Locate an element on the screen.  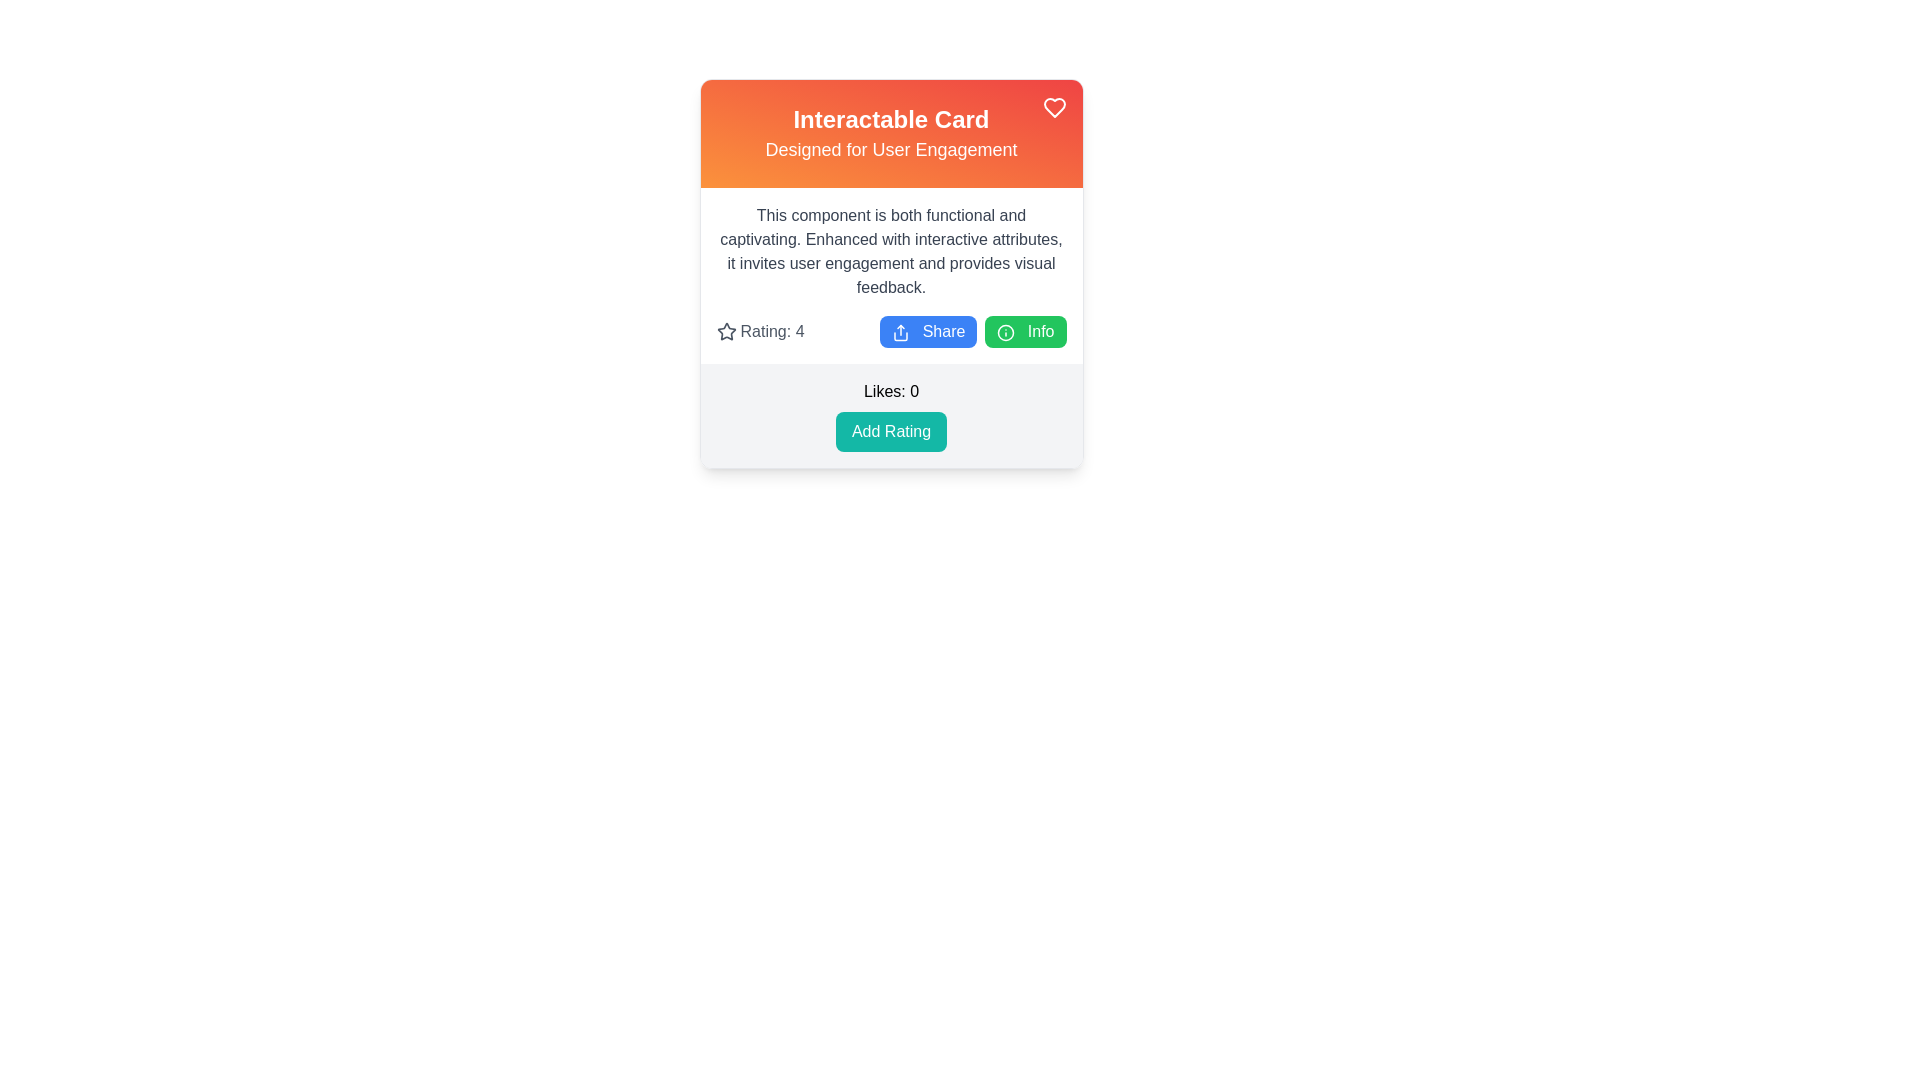
the blue 'Share' button with rounded corners that features an upward arrow icon on the left to share the content is located at coordinates (927, 330).